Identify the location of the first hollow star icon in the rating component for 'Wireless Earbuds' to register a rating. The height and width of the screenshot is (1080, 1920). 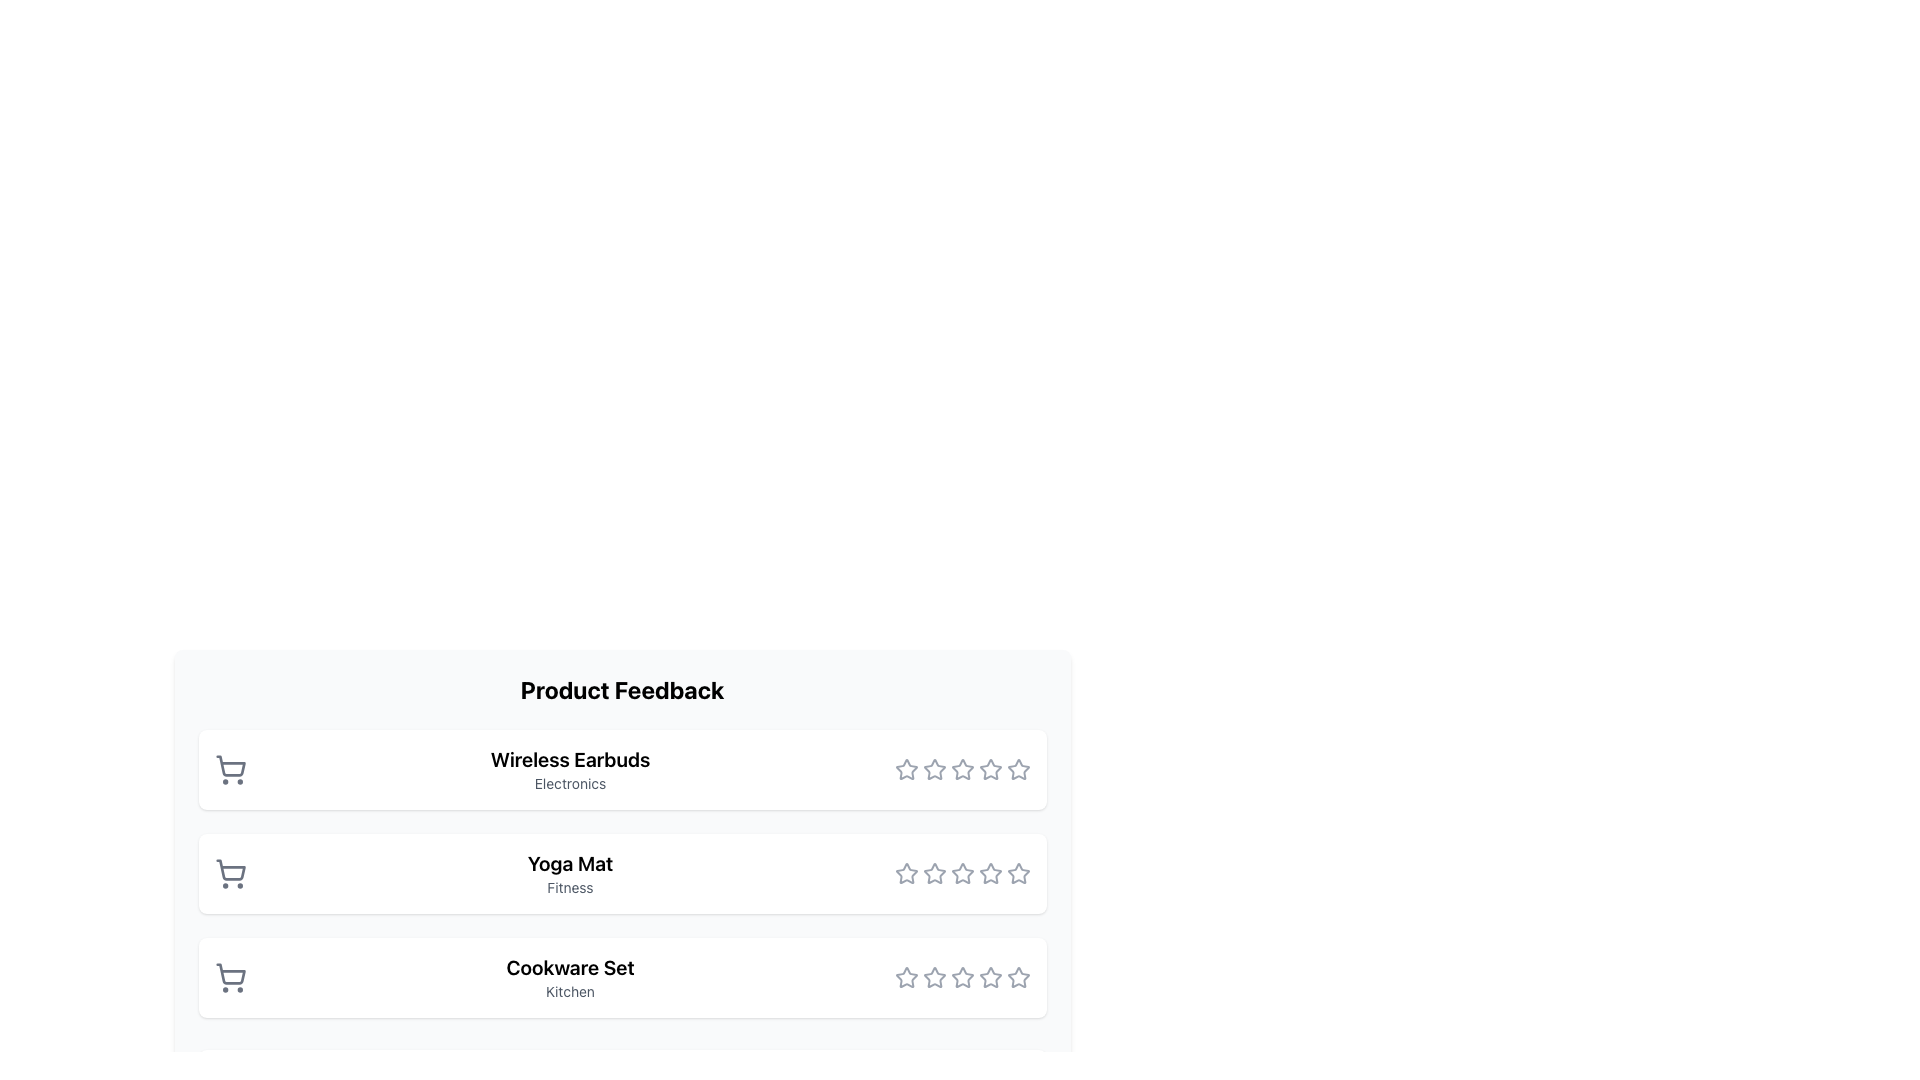
(905, 768).